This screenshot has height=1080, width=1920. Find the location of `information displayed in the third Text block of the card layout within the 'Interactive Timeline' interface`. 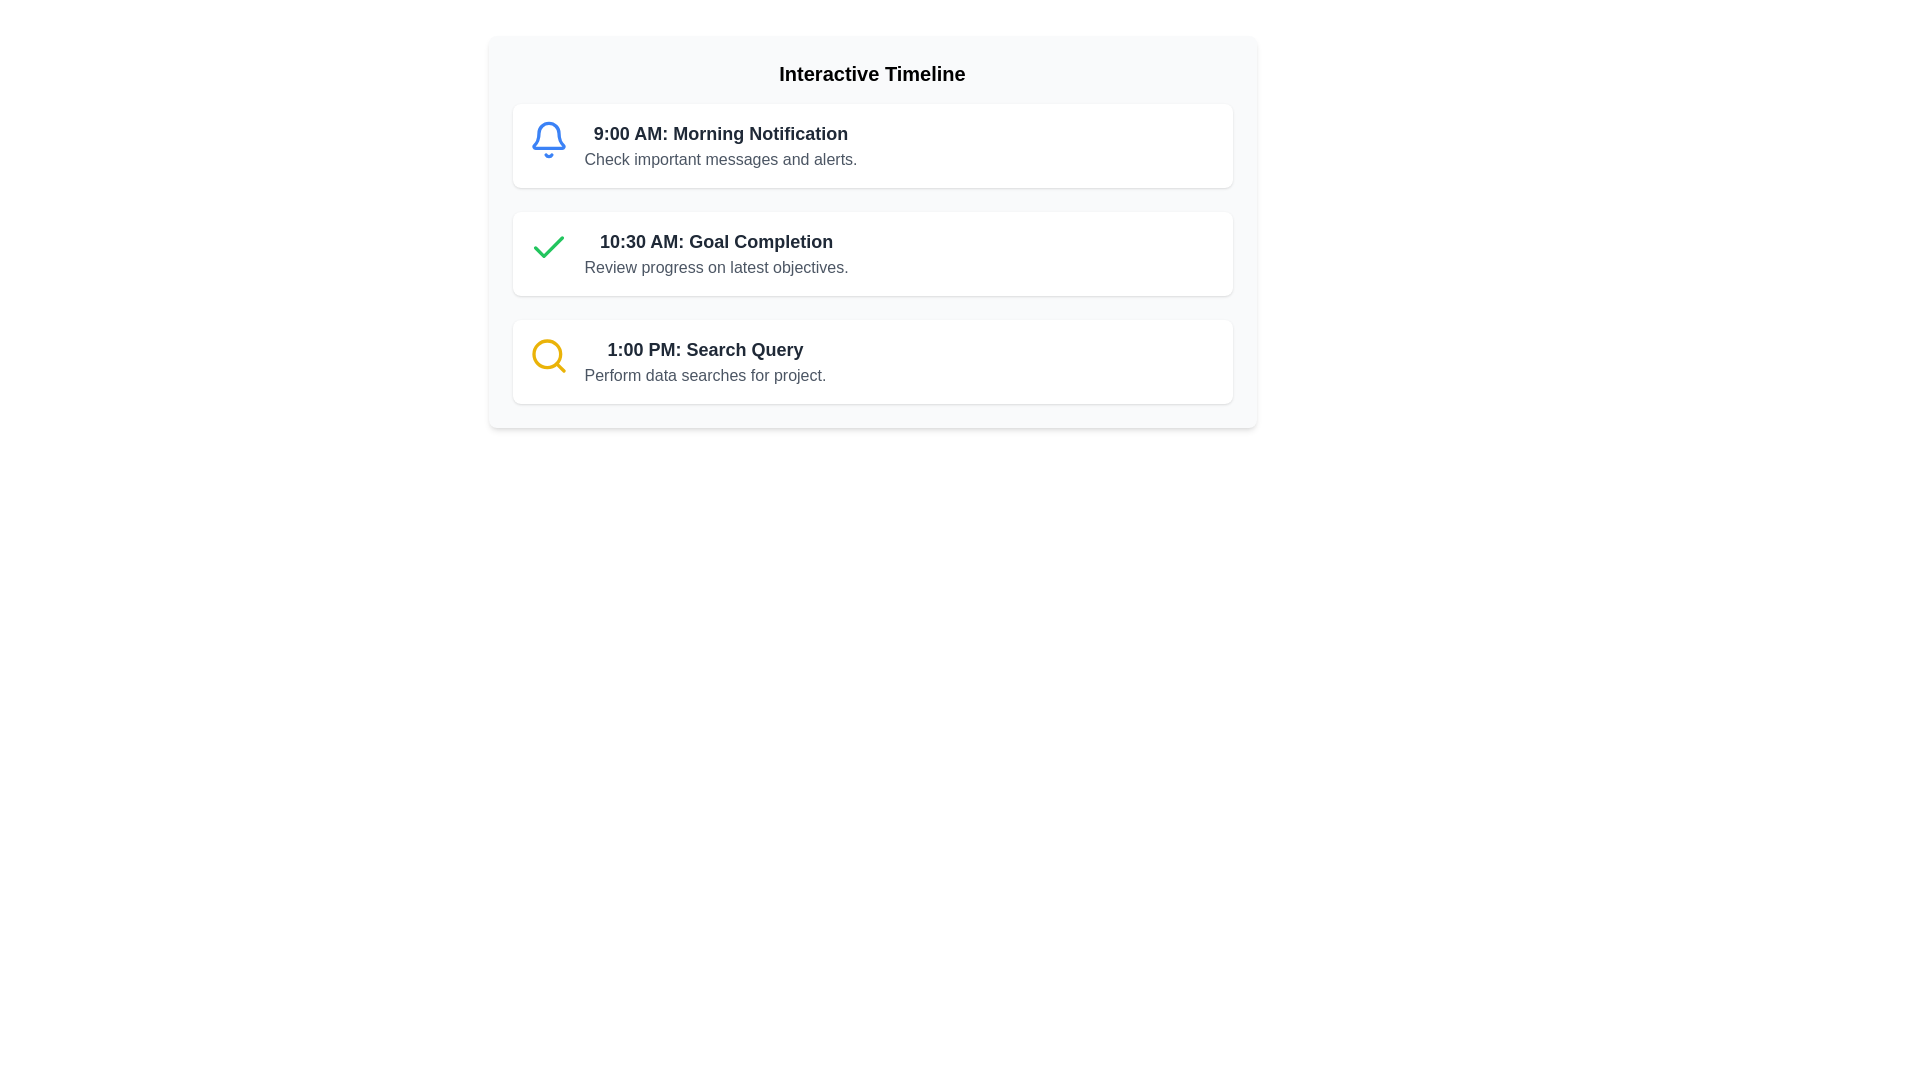

information displayed in the third Text block of the card layout within the 'Interactive Timeline' interface is located at coordinates (705, 362).